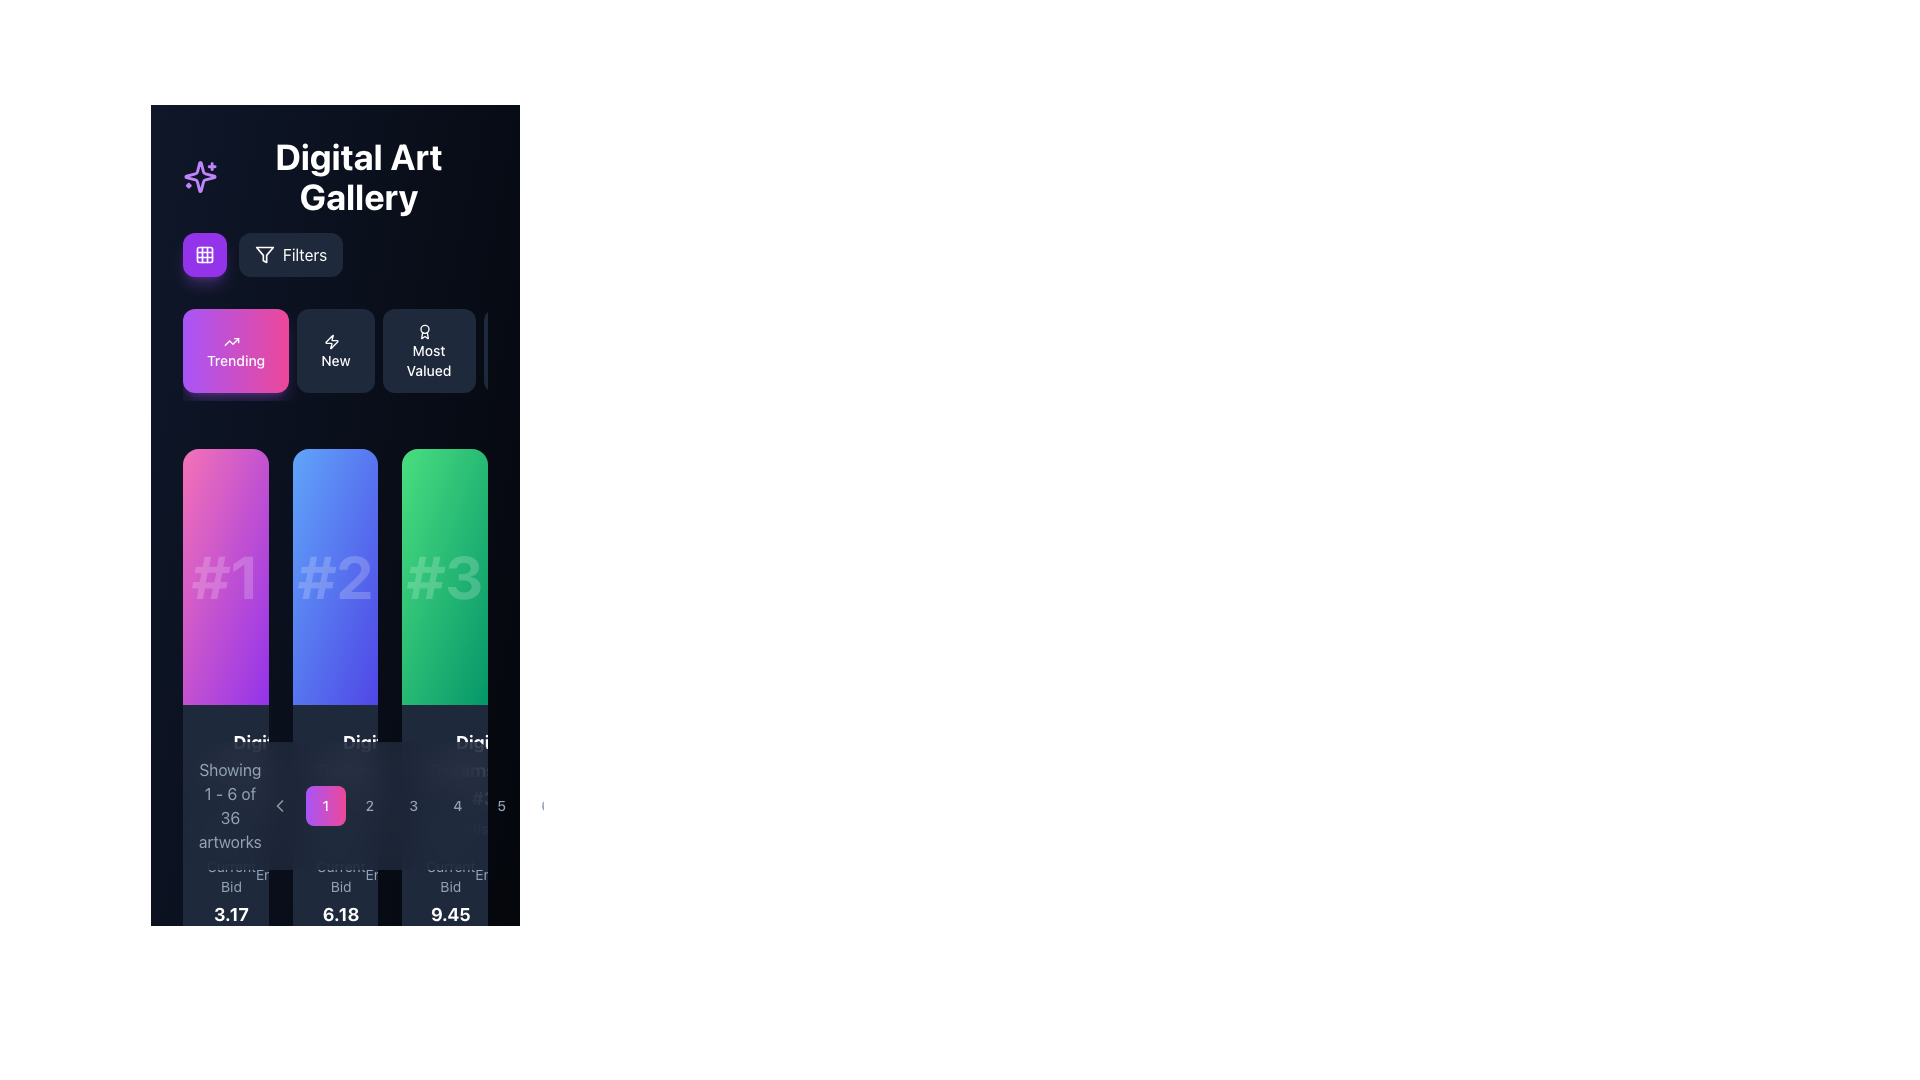 This screenshot has width=1920, height=1080. What do you see at coordinates (333, 747) in the screenshot?
I see `the icon representing favoriting or liking content` at bounding box center [333, 747].